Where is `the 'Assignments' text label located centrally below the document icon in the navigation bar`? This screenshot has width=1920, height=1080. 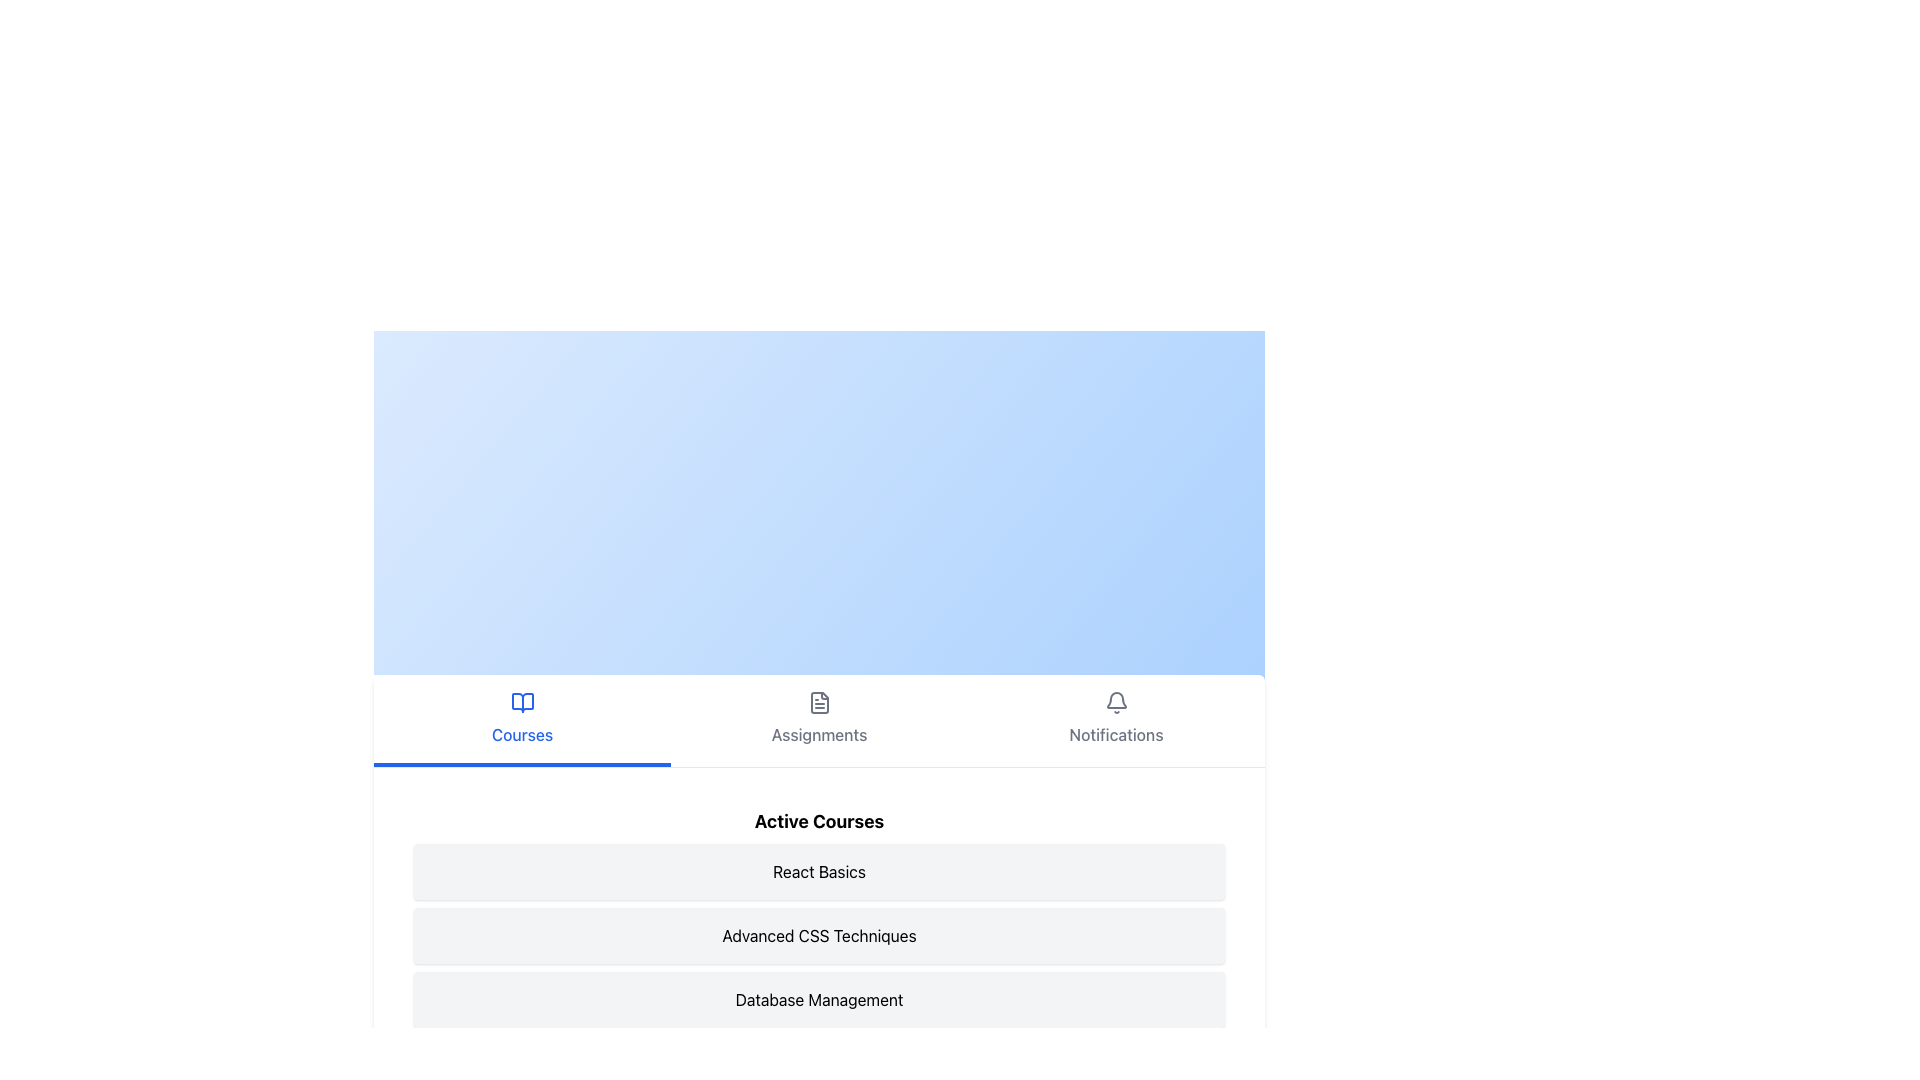 the 'Assignments' text label located centrally below the document icon in the navigation bar is located at coordinates (819, 734).